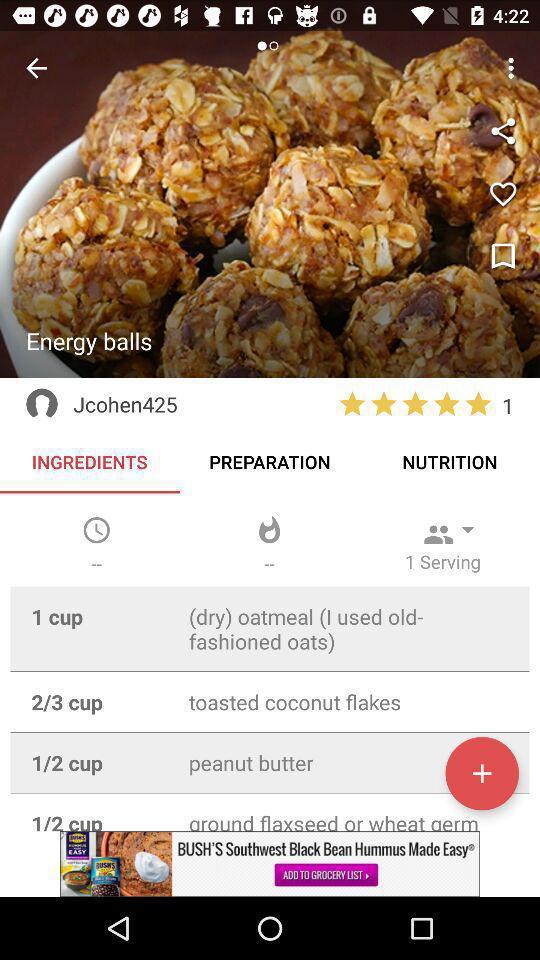 Image resolution: width=540 pixels, height=960 pixels. Describe the element at coordinates (348, 701) in the screenshot. I see `the toasted coconut flakes` at that location.